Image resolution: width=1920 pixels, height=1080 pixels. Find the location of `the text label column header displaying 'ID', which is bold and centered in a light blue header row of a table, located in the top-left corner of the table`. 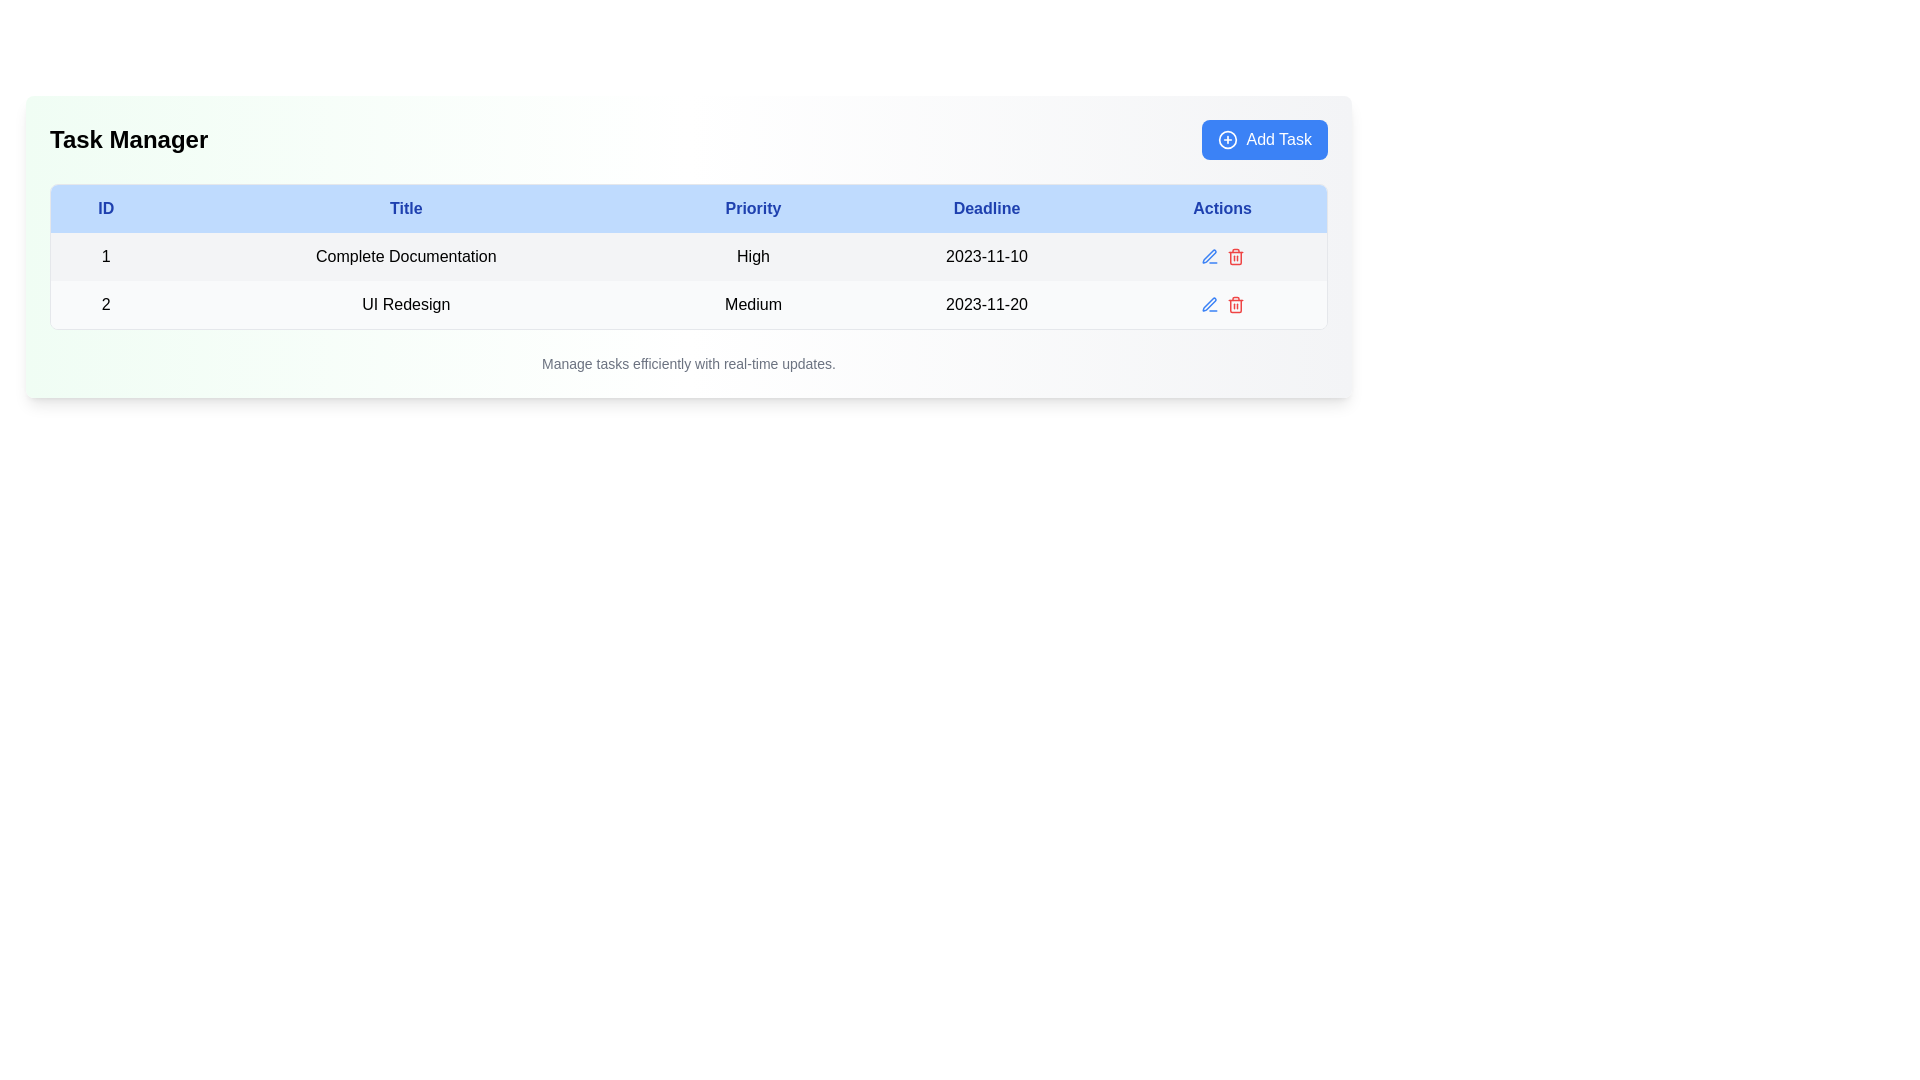

the text label column header displaying 'ID', which is bold and centered in a light blue header row of a table, located in the top-left corner of the table is located at coordinates (105, 208).